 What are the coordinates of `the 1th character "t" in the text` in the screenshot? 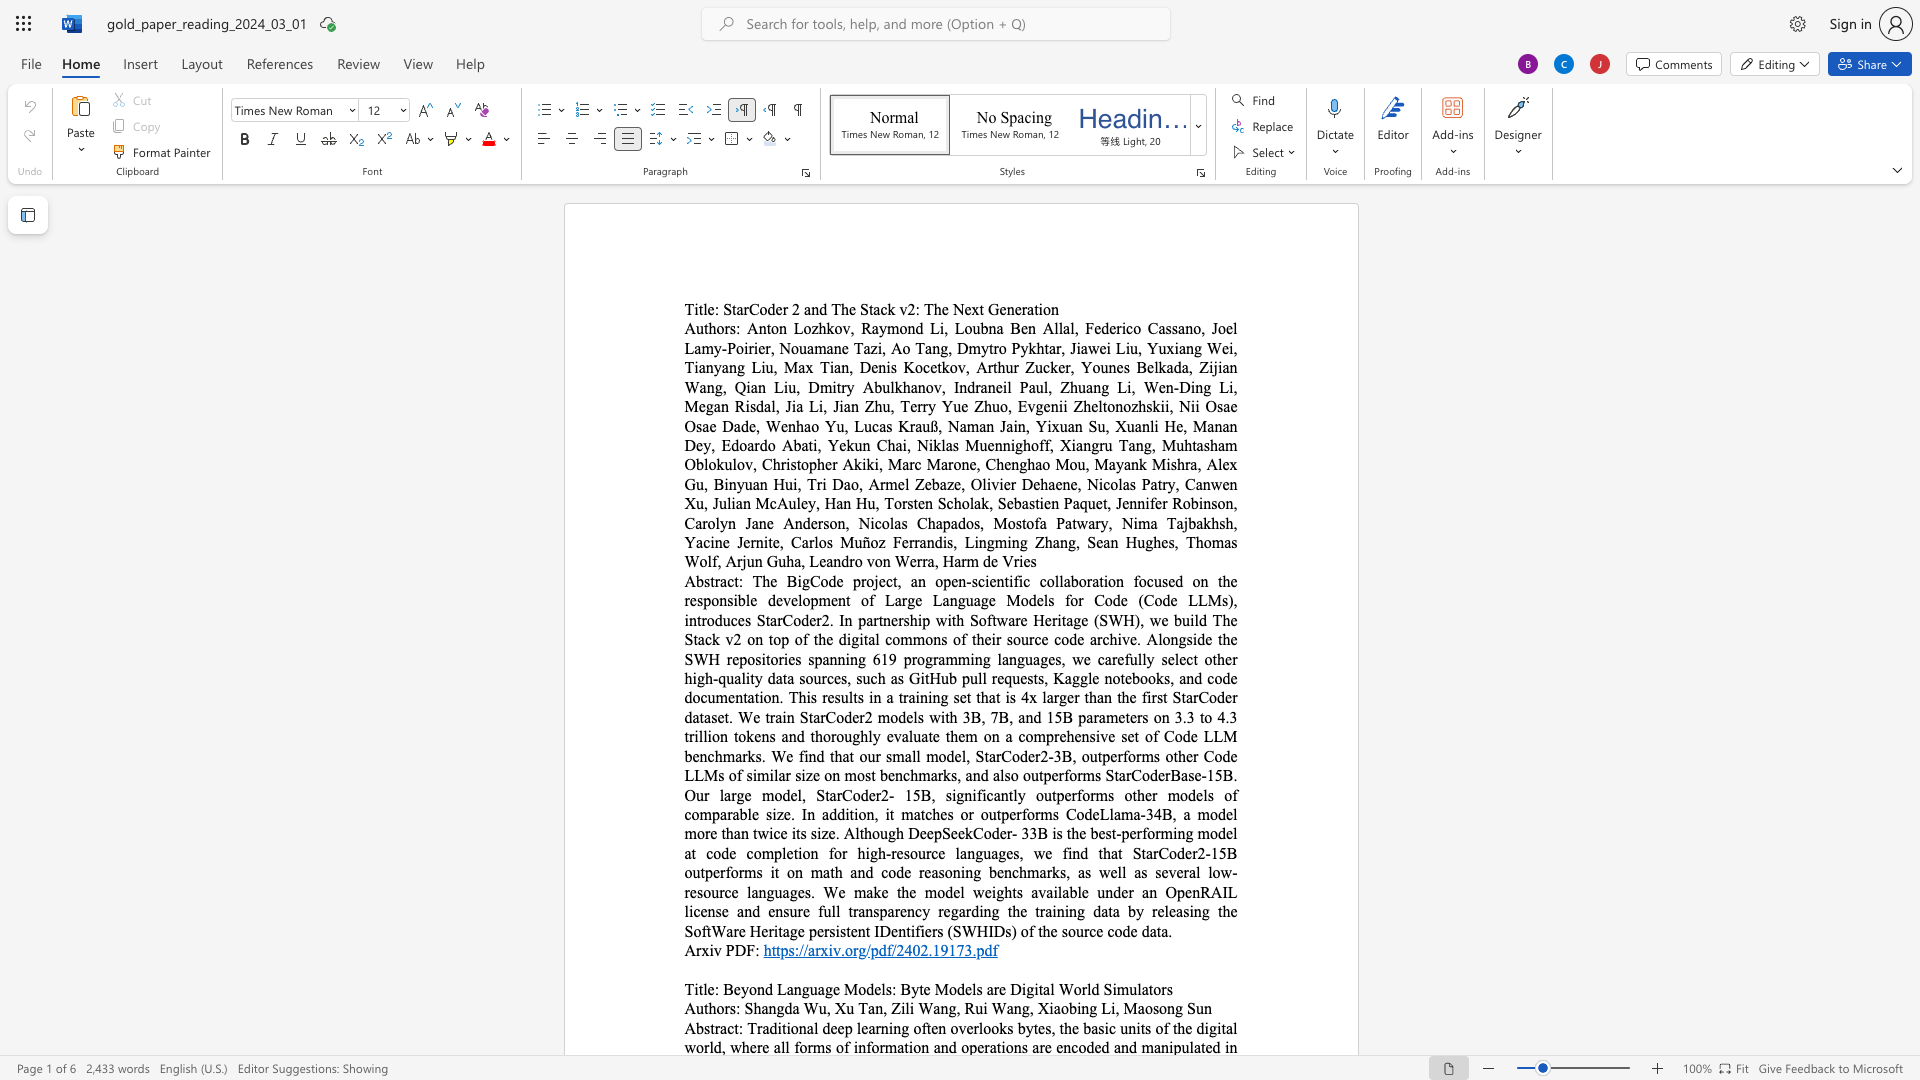 It's located at (712, 1028).